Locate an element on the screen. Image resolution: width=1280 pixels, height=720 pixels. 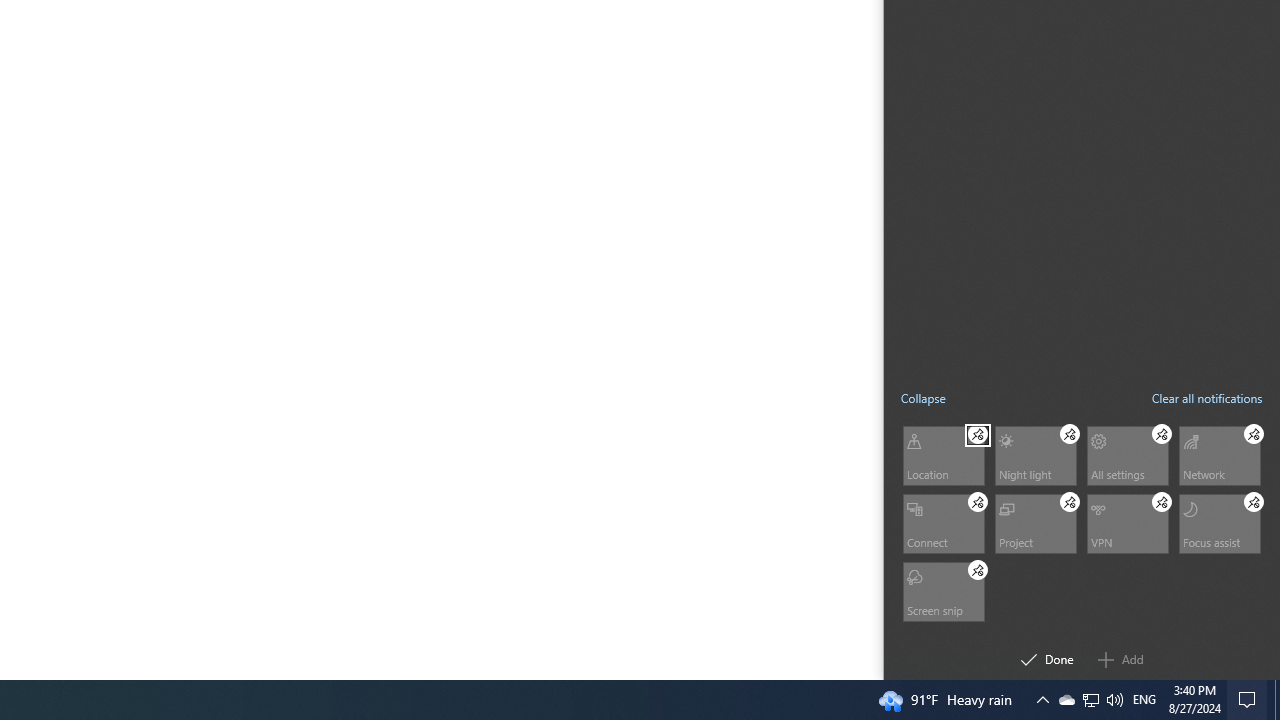
'Screen snip Unpin' is located at coordinates (977, 570).